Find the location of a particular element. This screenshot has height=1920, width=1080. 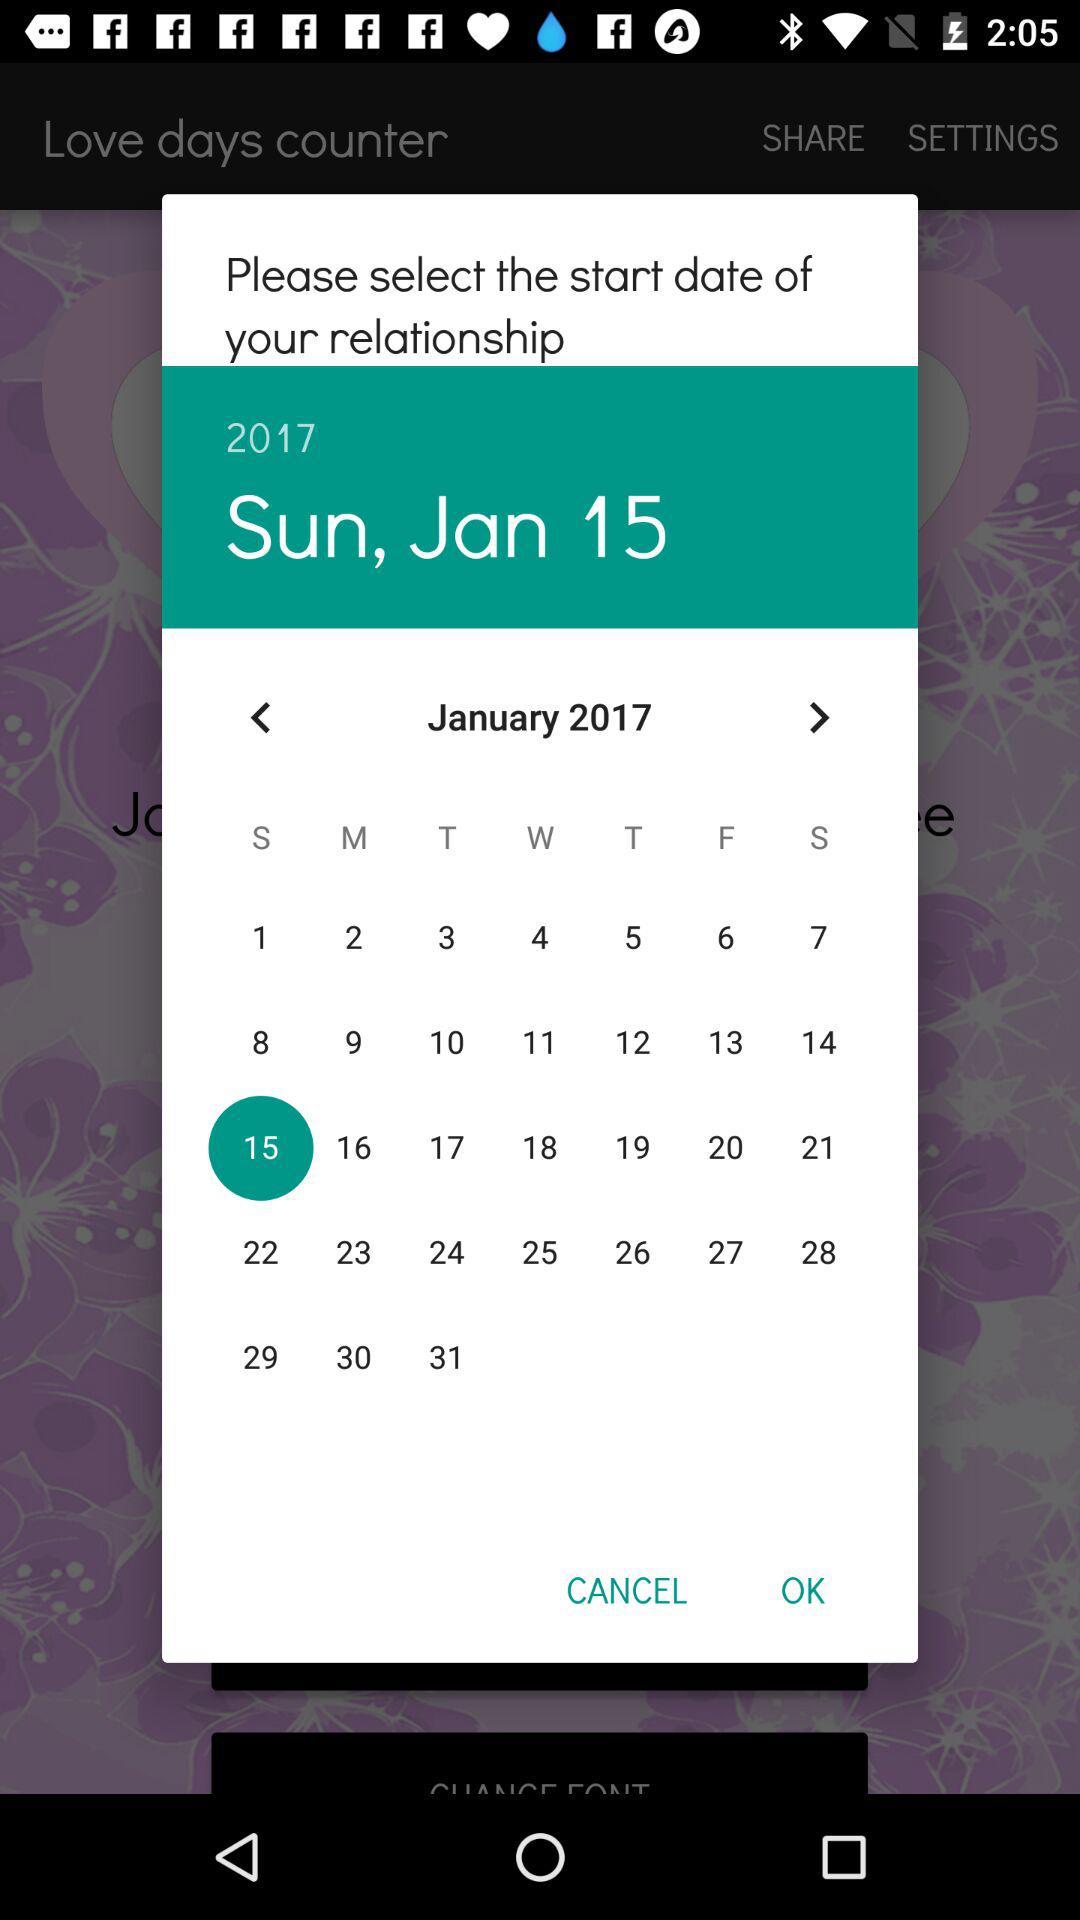

icon on the left is located at coordinates (260, 717).